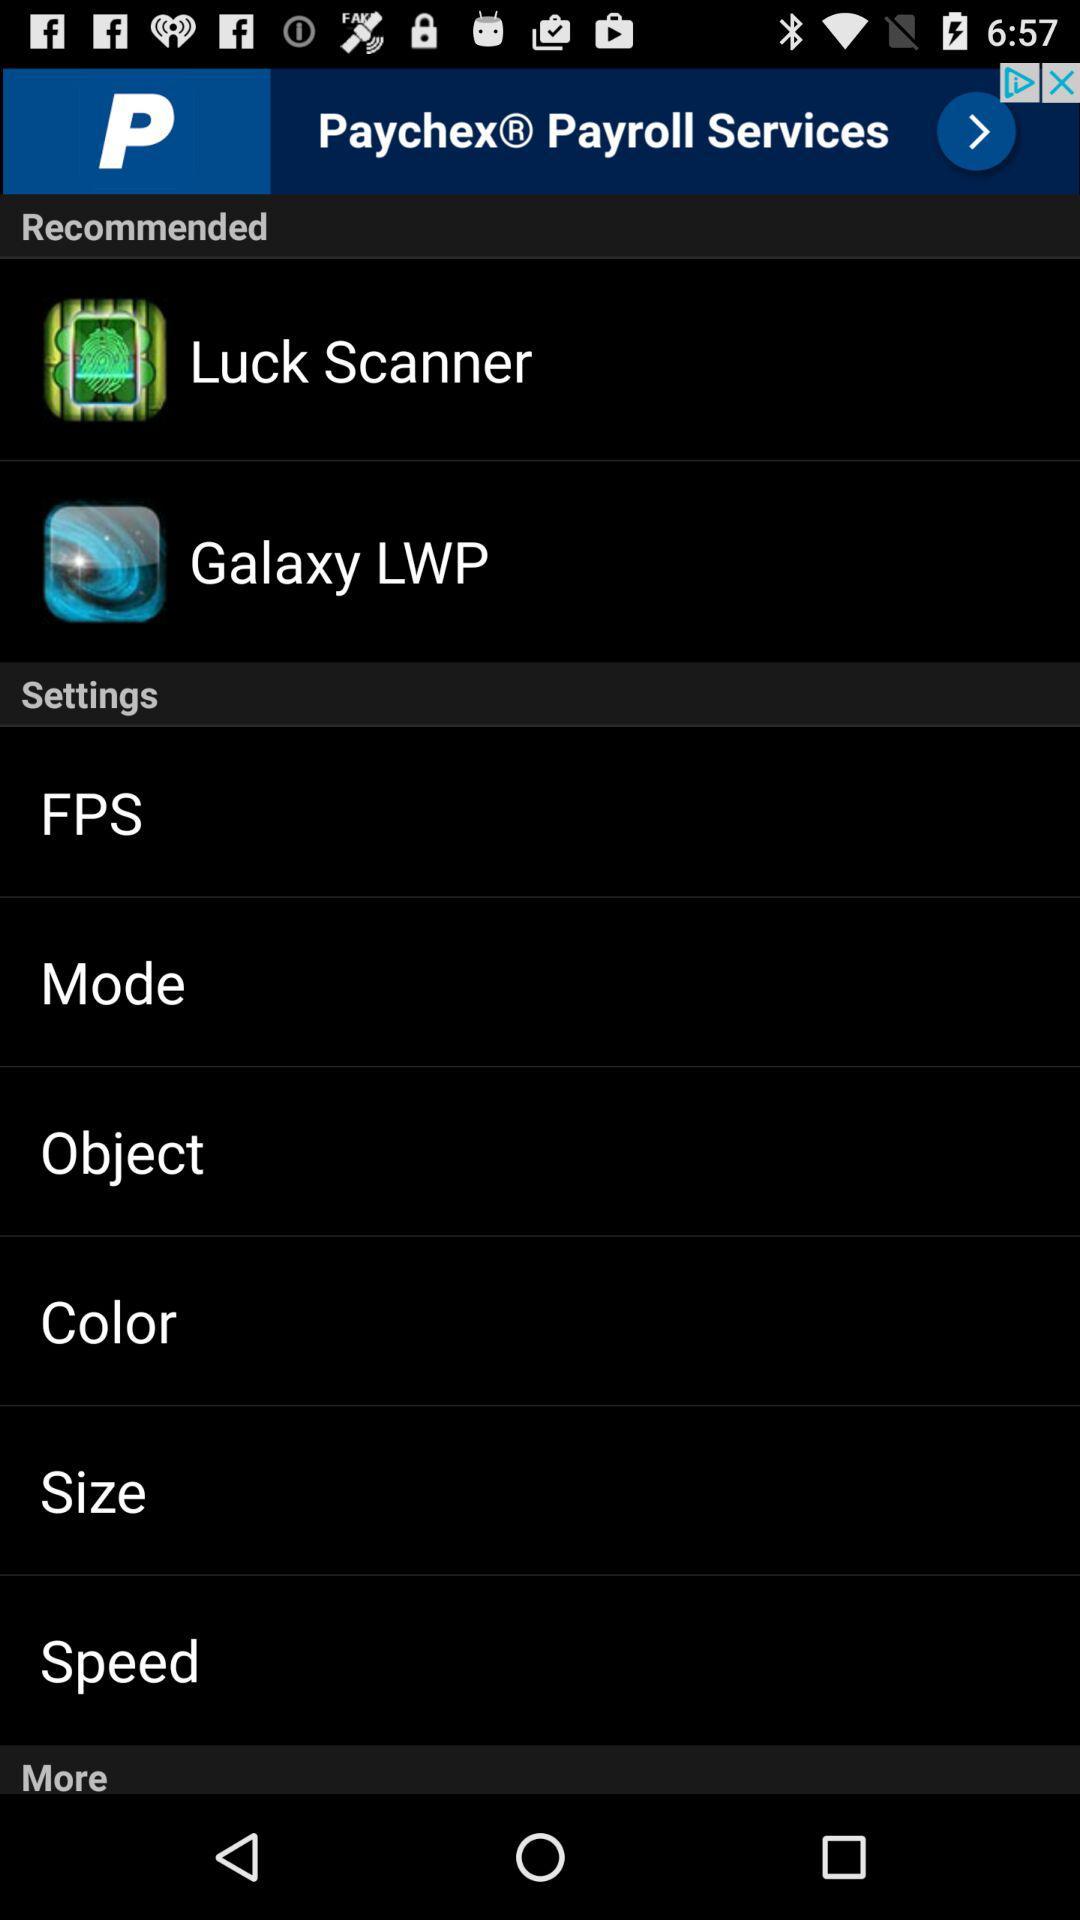 The image size is (1080, 1920). What do you see at coordinates (540, 127) in the screenshot?
I see `advertisement page` at bounding box center [540, 127].